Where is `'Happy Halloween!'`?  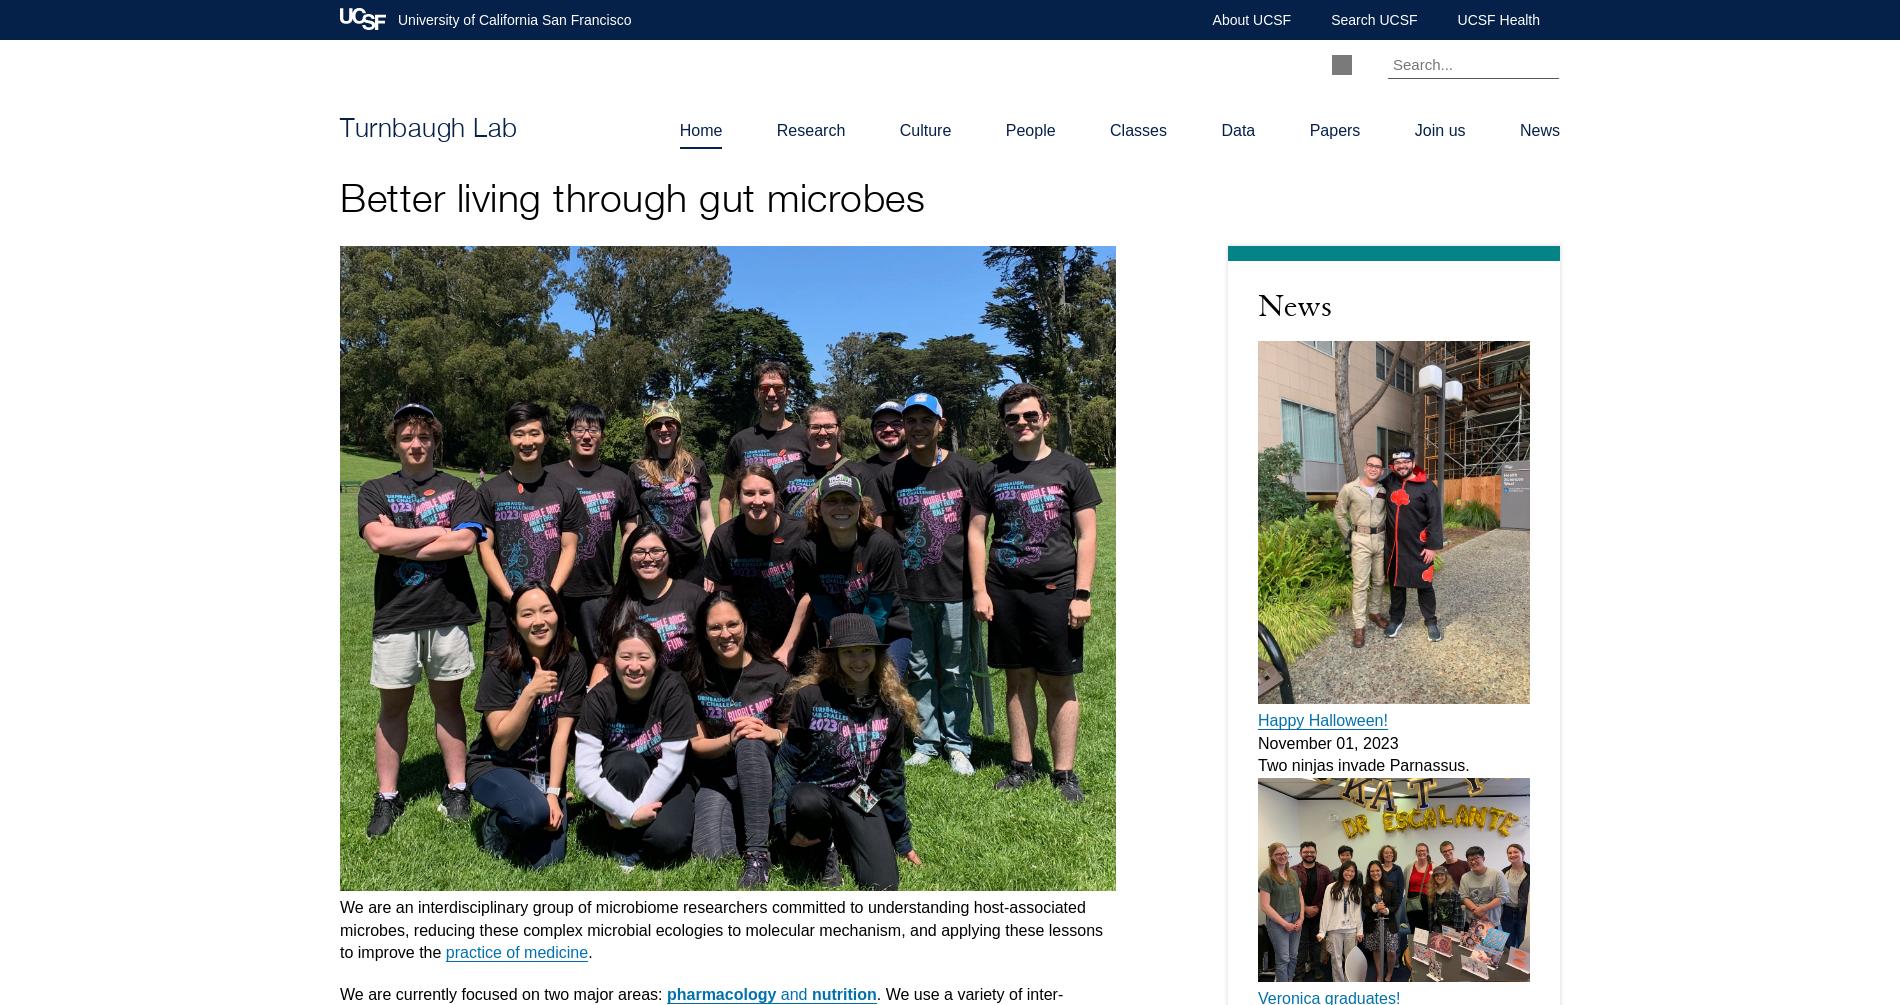 'Happy Halloween!' is located at coordinates (1321, 720).